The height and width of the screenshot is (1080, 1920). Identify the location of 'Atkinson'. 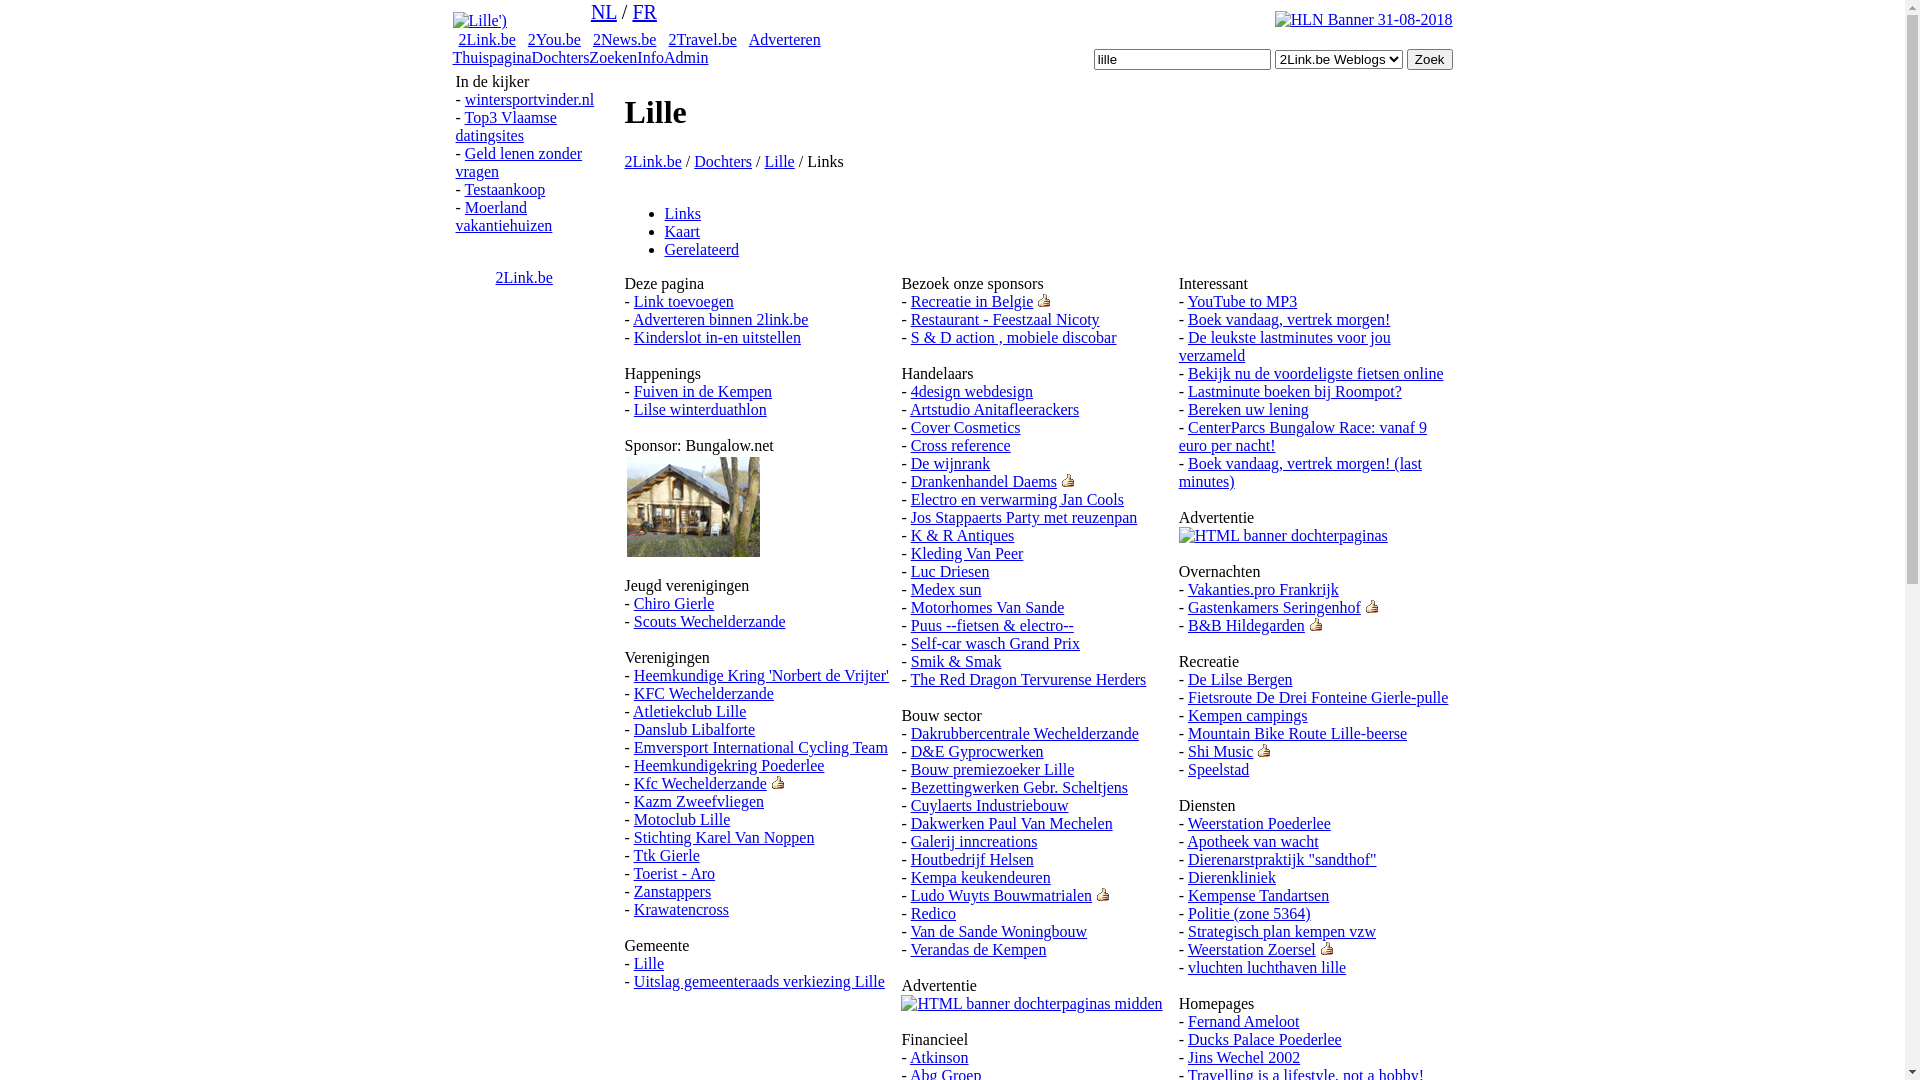
(938, 1056).